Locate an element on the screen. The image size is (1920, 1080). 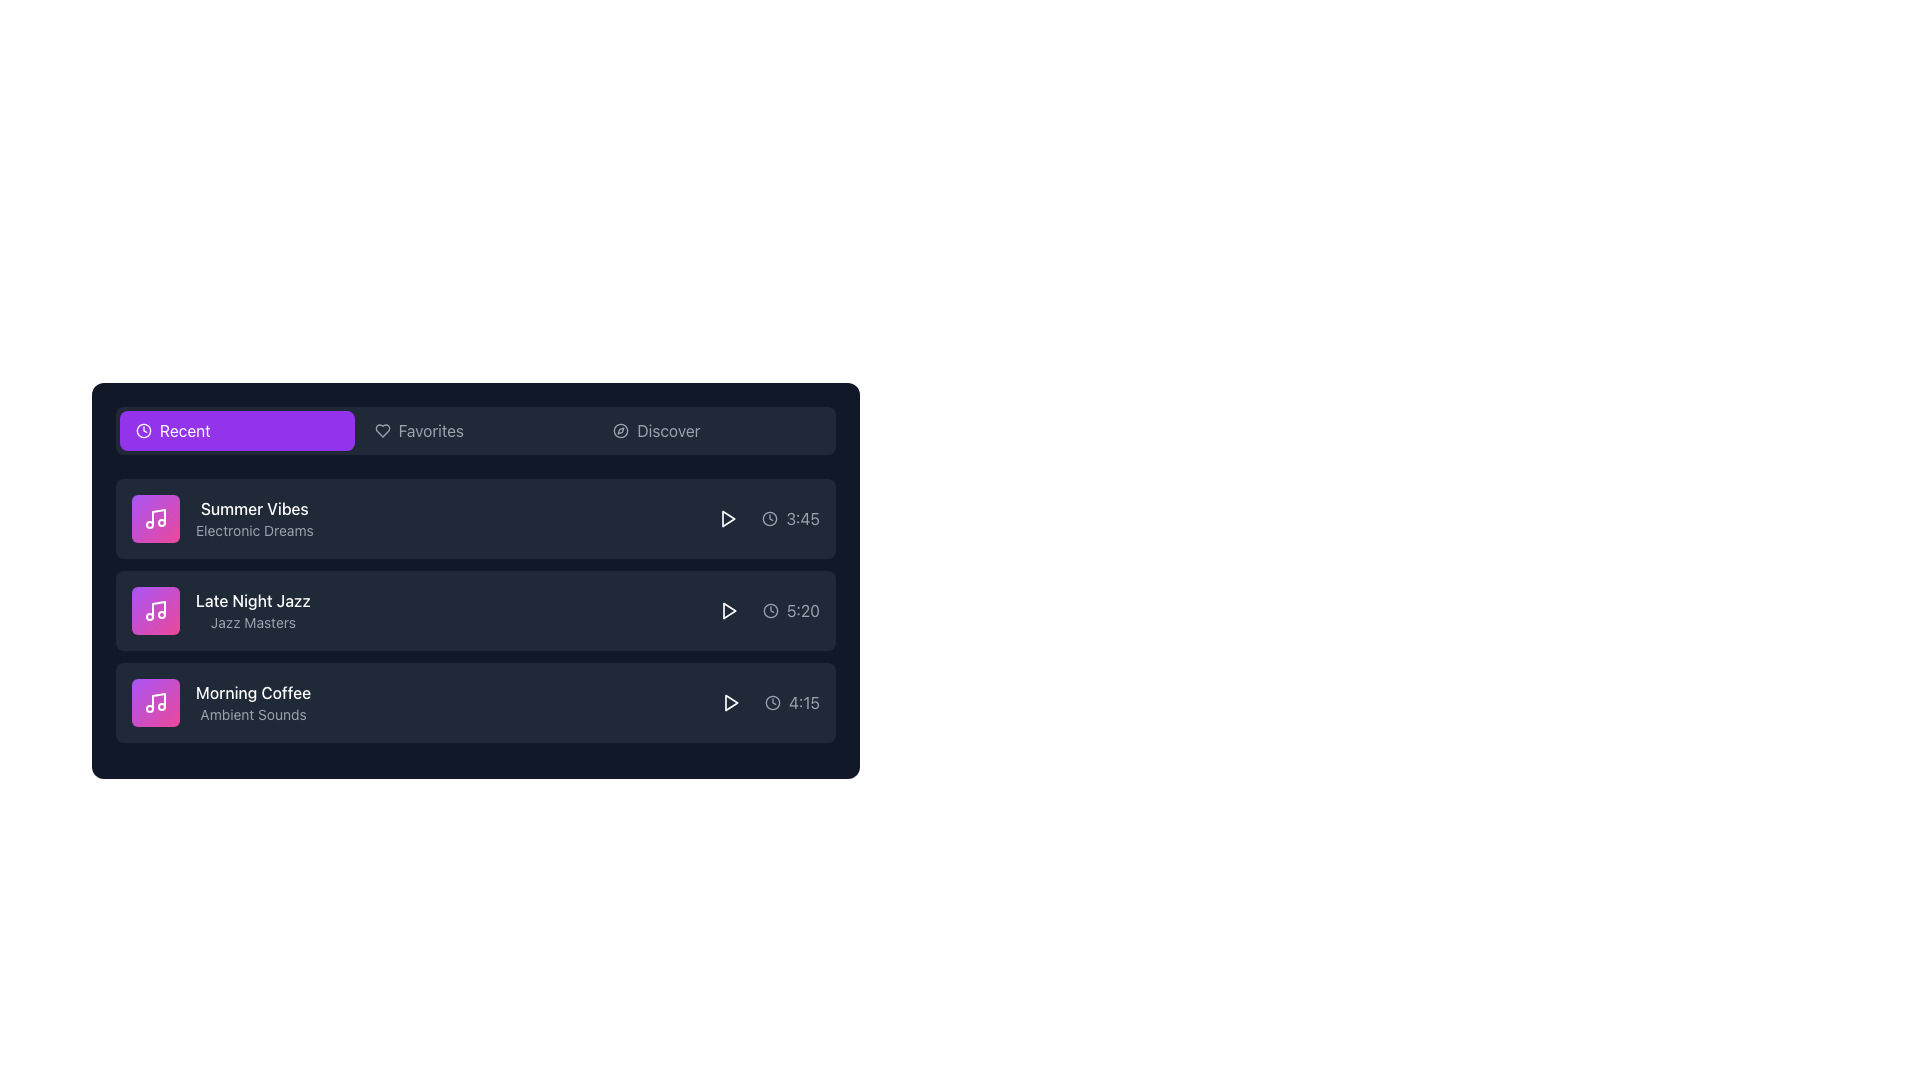
the text label displaying 'Late Night Jazz' in a medium-sized white font, which is positioned within a dark rectangular card, located below 'Summer Vibes' and above 'Morning Coffee' is located at coordinates (252, 609).